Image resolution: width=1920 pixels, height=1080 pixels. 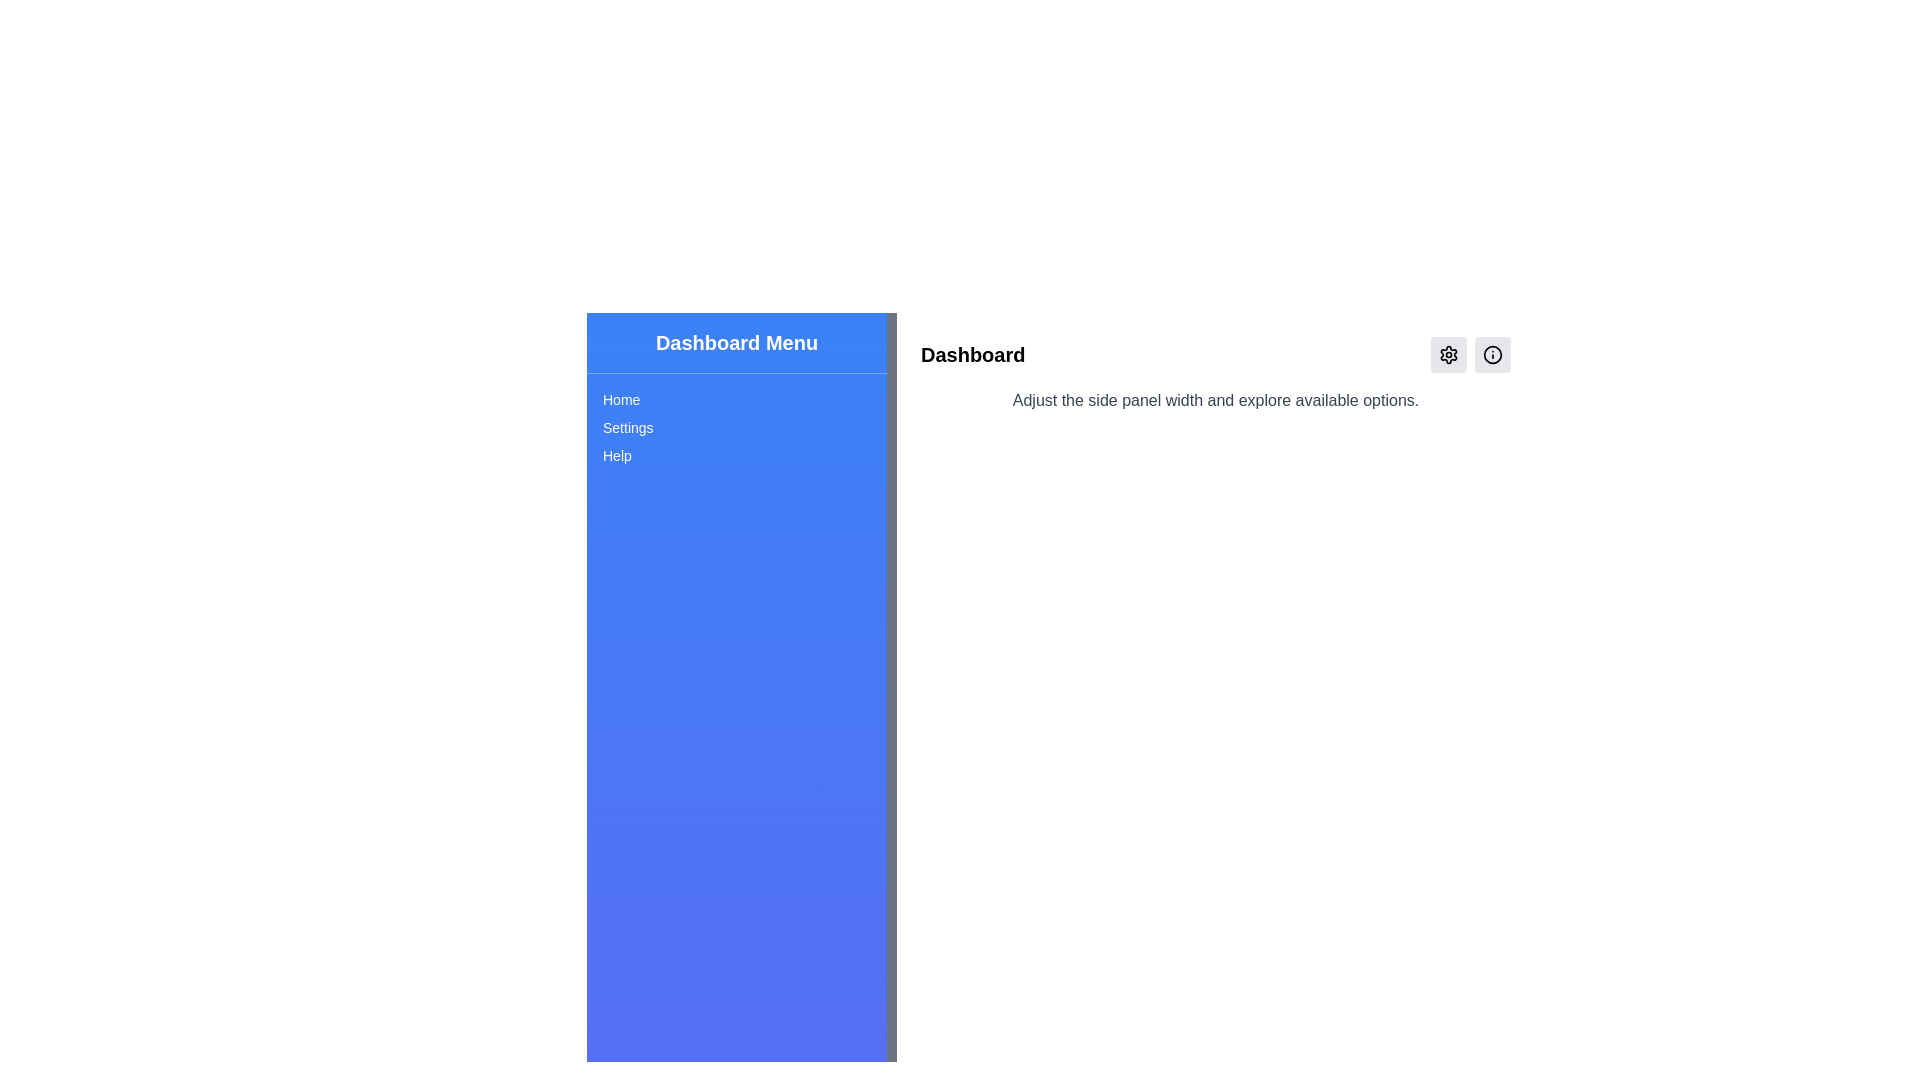 I want to click on the gear-like icon in the top-right area of the interface, so click(x=1449, y=353).